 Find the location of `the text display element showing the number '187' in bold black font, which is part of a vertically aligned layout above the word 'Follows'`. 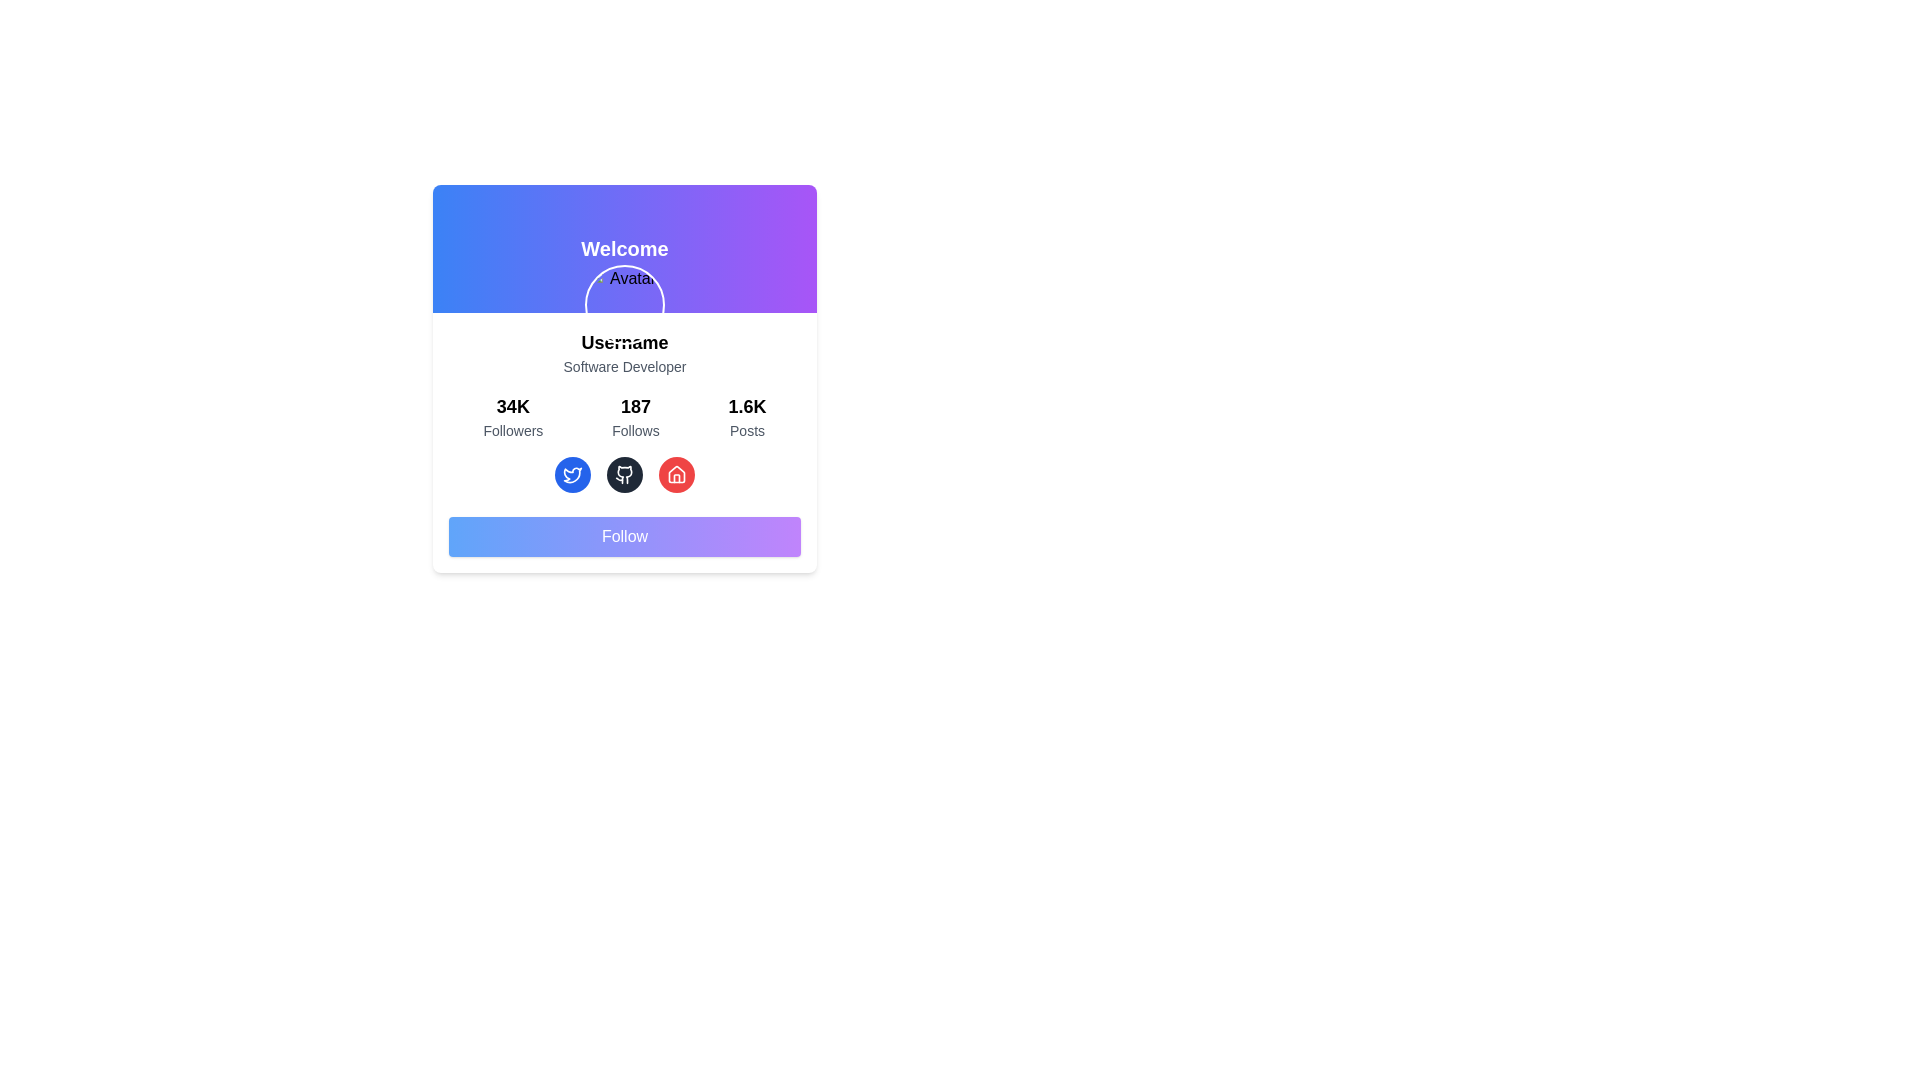

the text display element showing the number '187' in bold black font, which is part of a vertically aligned layout above the word 'Follows' is located at coordinates (634, 406).